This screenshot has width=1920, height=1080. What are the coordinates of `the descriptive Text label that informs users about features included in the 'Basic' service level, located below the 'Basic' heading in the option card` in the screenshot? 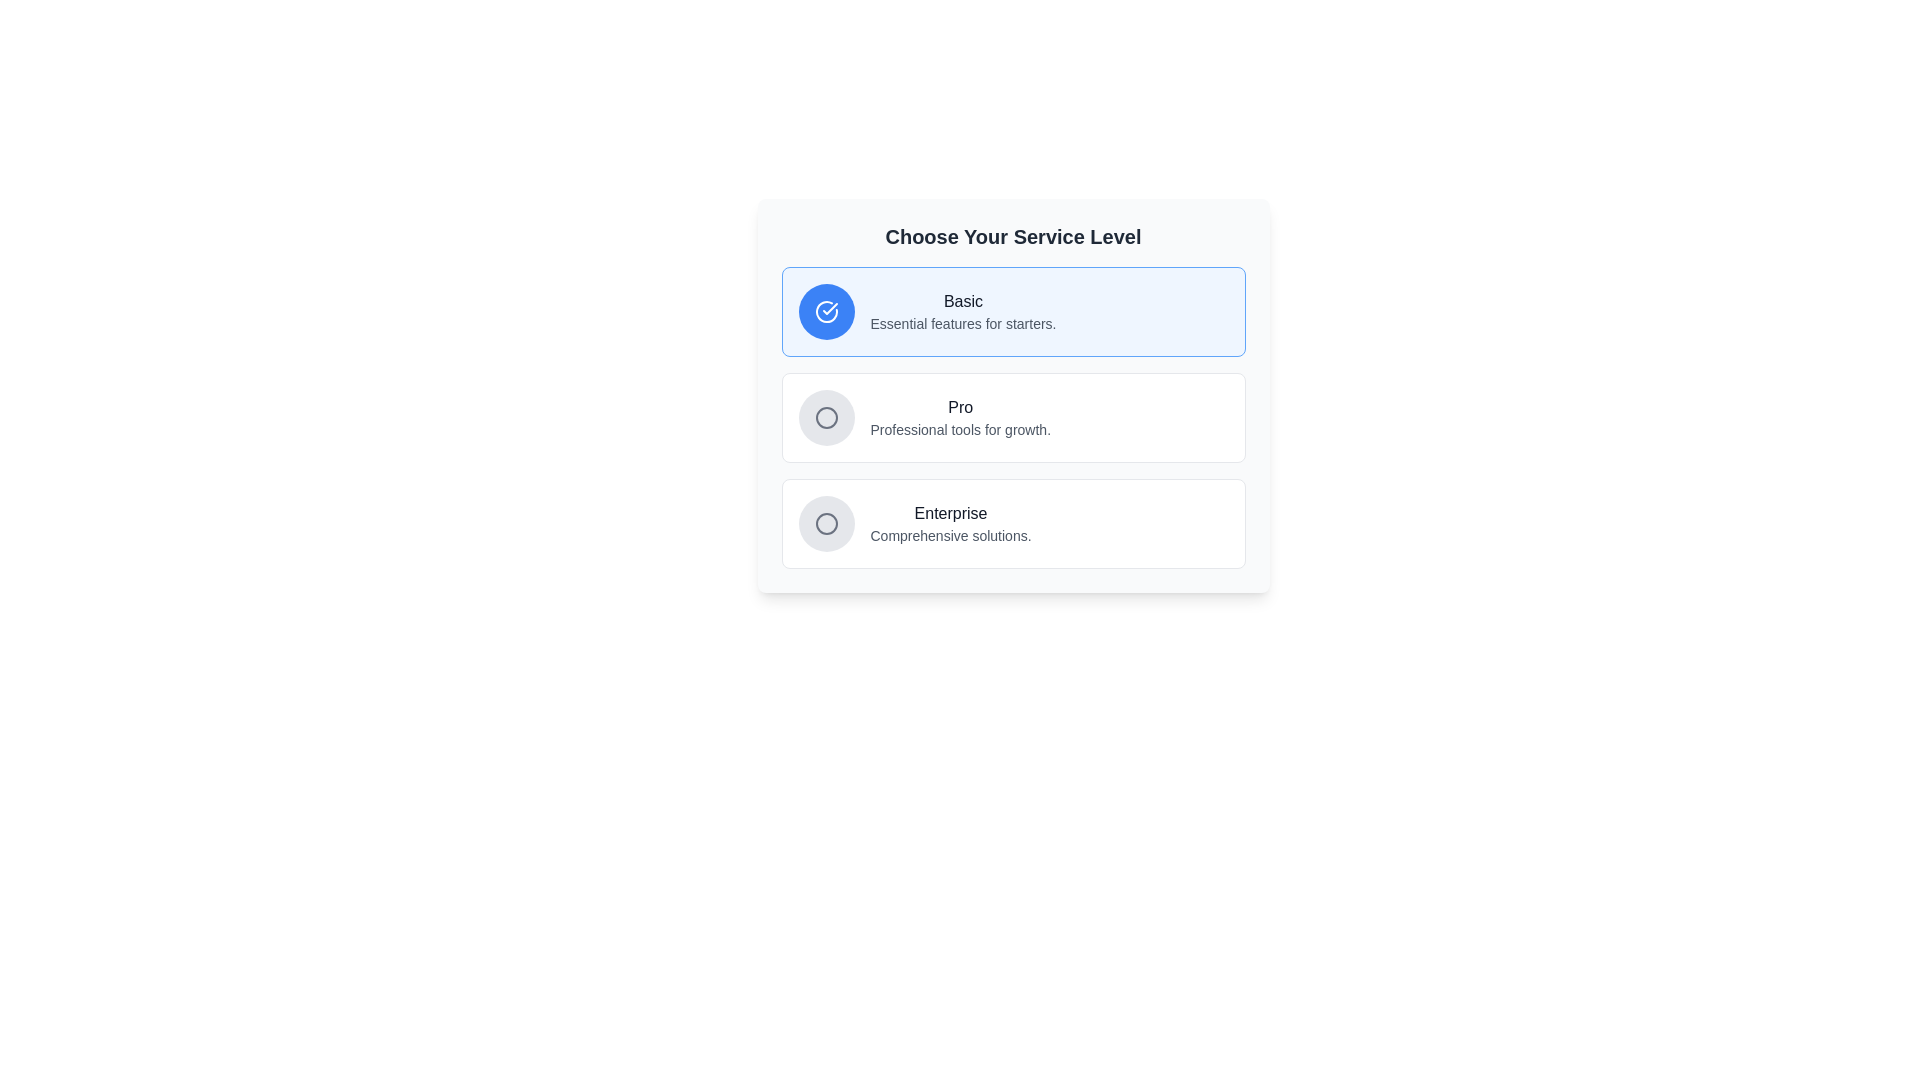 It's located at (963, 323).